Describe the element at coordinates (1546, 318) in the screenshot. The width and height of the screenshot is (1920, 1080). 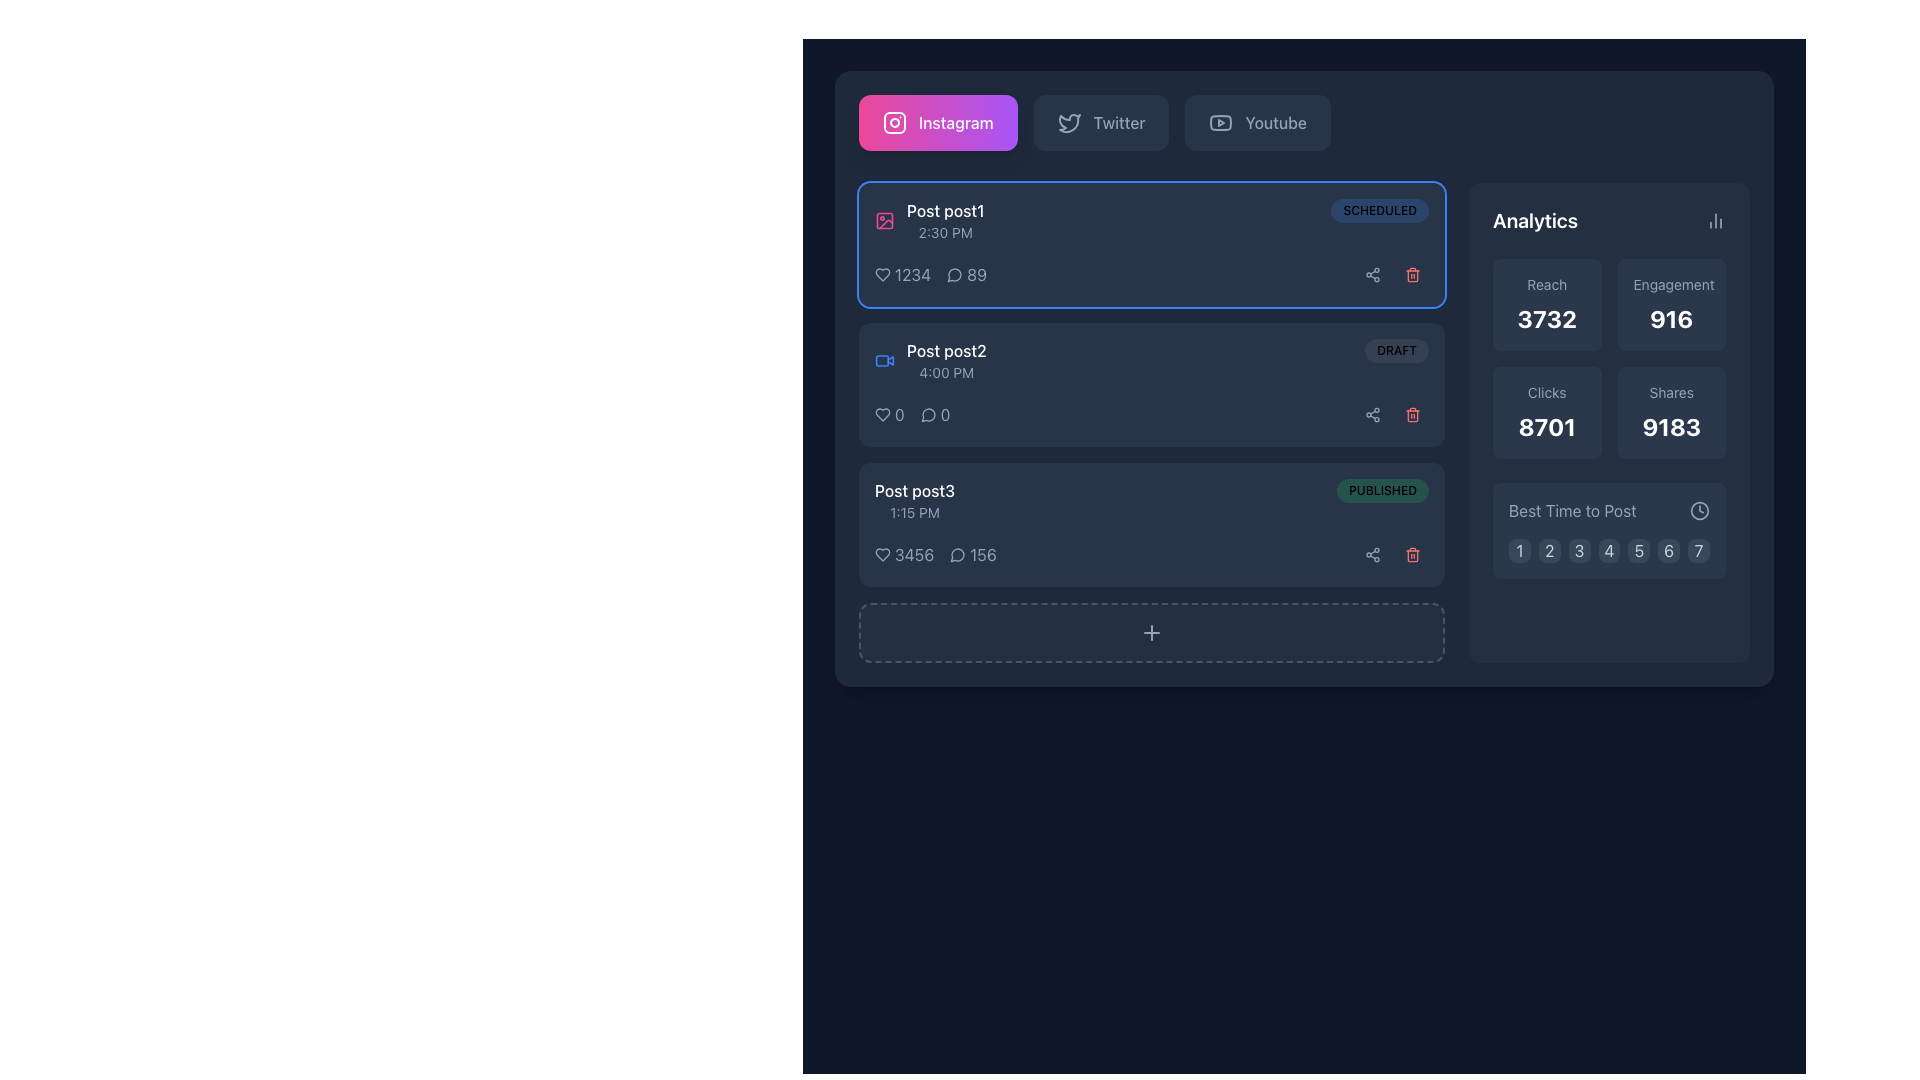
I see `the 'Reach' metric display in the analytics section` at that location.